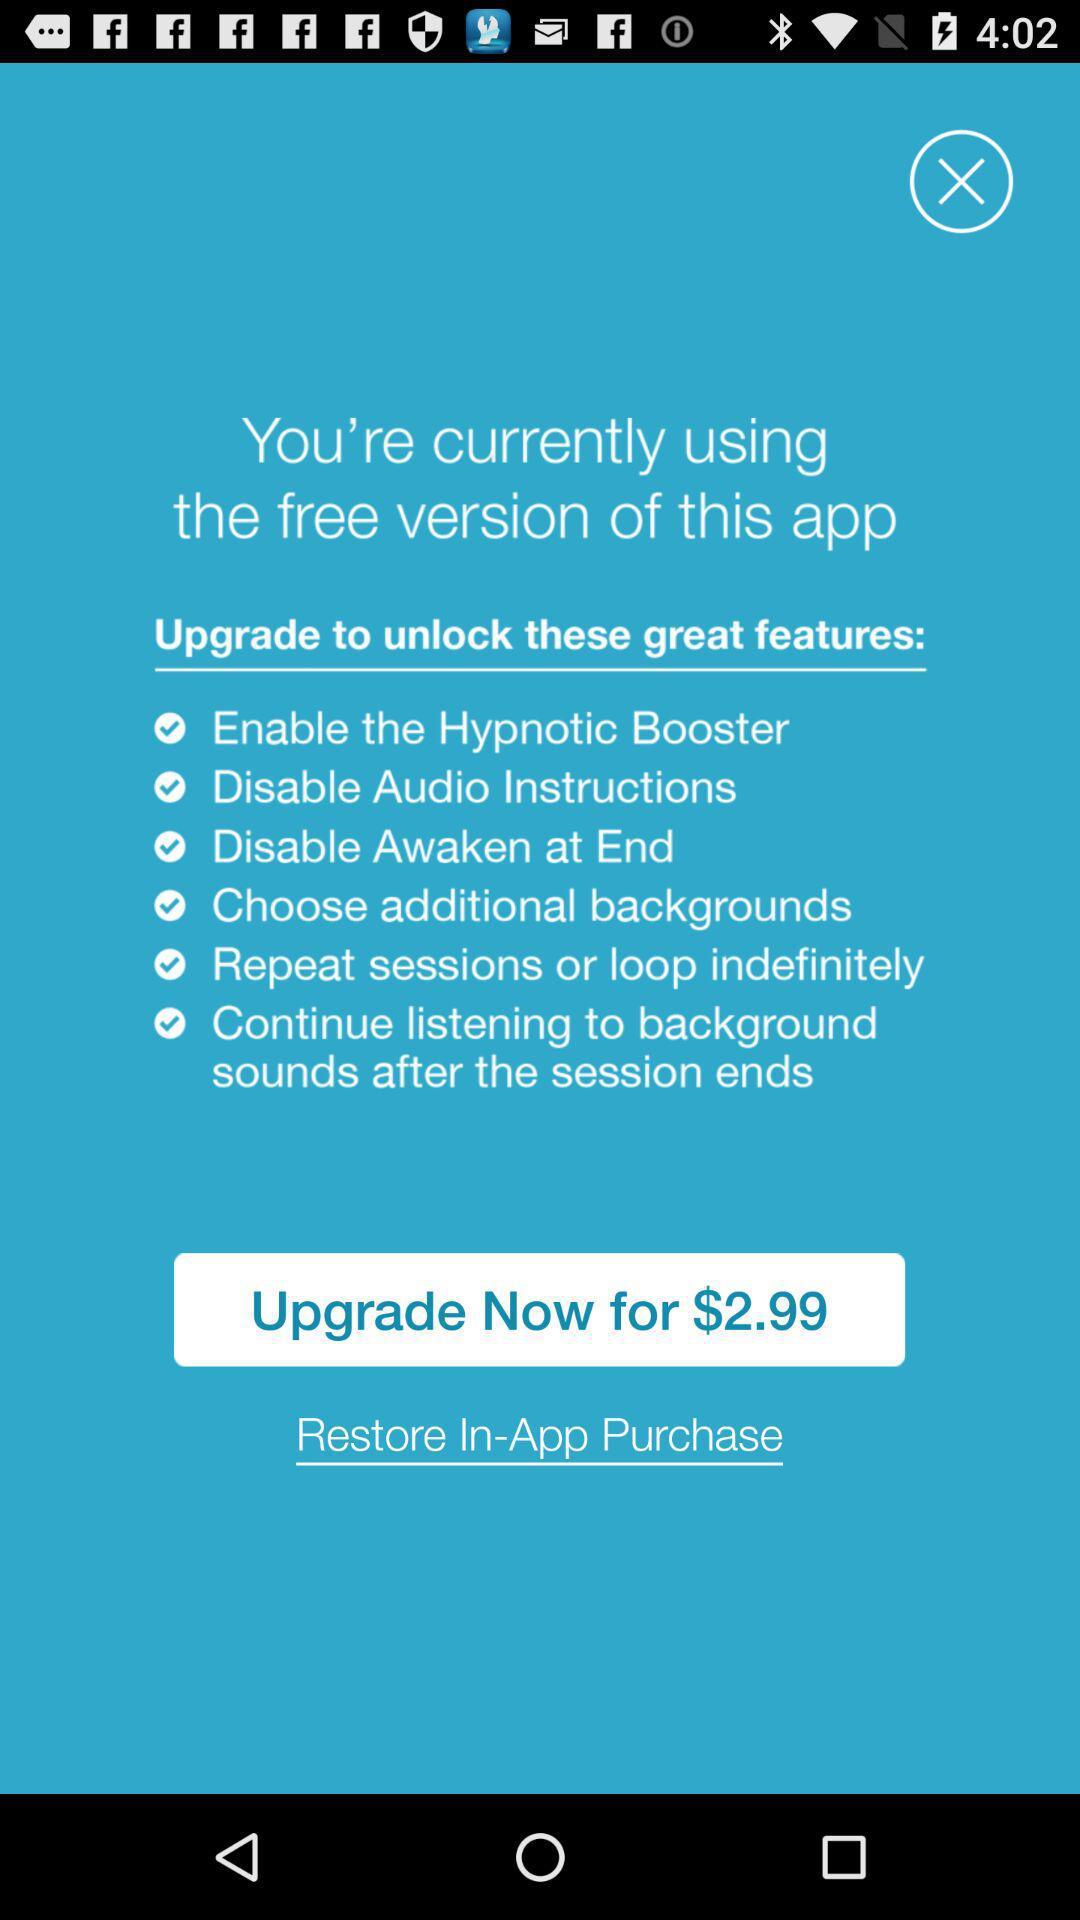 The width and height of the screenshot is (1080, 1920). Describe the element at coordinates (960, 181) in the screenshot. I see `window` at that location.